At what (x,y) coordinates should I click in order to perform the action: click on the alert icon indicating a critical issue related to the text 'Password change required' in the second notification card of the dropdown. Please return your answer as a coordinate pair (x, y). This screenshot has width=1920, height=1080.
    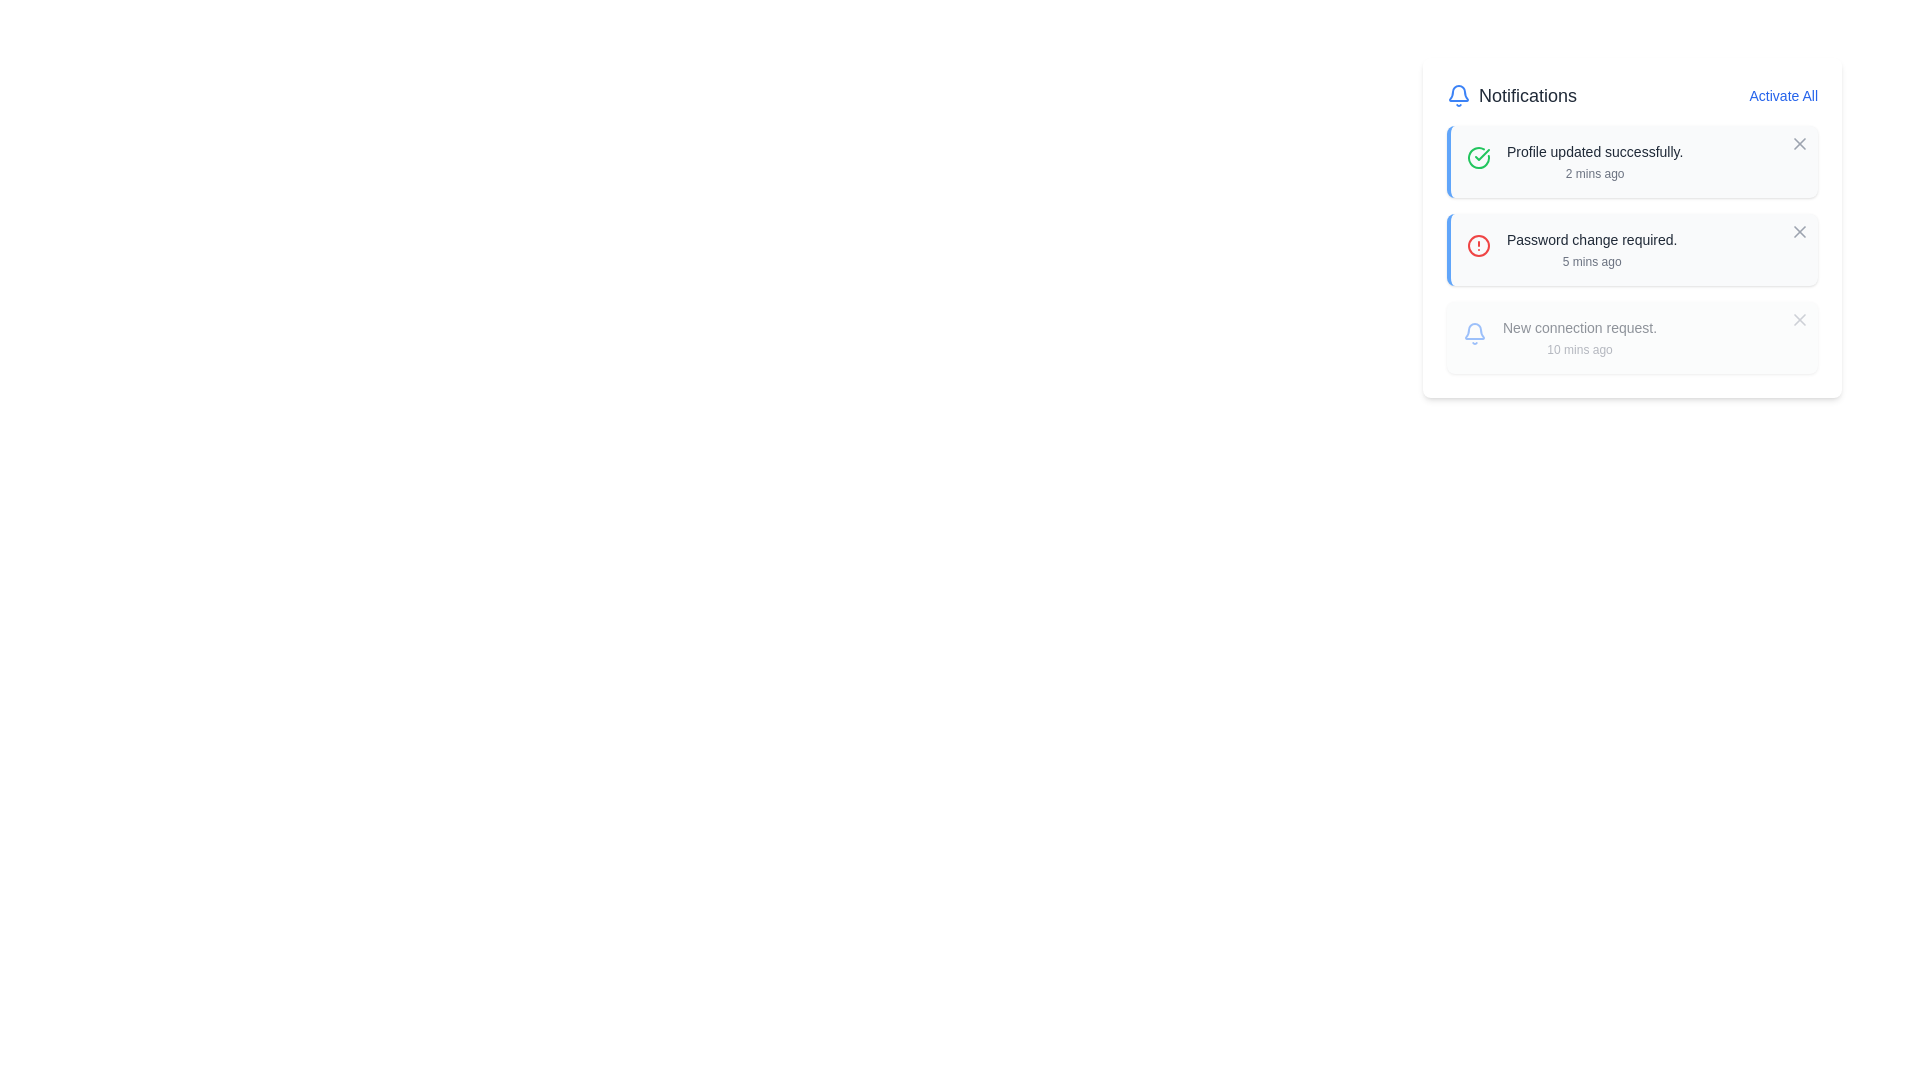
    Looking at the image, I should click on (1478, 250).